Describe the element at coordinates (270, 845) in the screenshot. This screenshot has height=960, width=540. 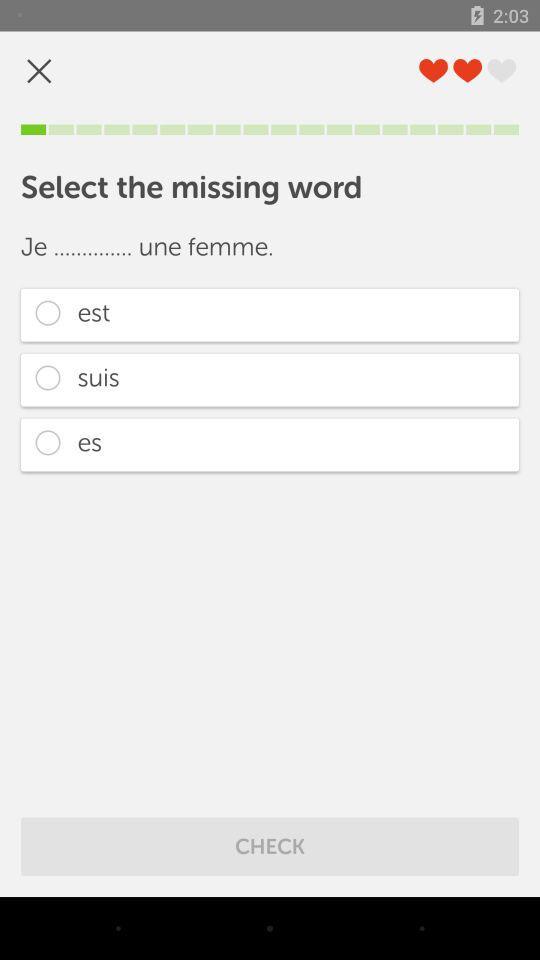
I see `the check icon` at that location.